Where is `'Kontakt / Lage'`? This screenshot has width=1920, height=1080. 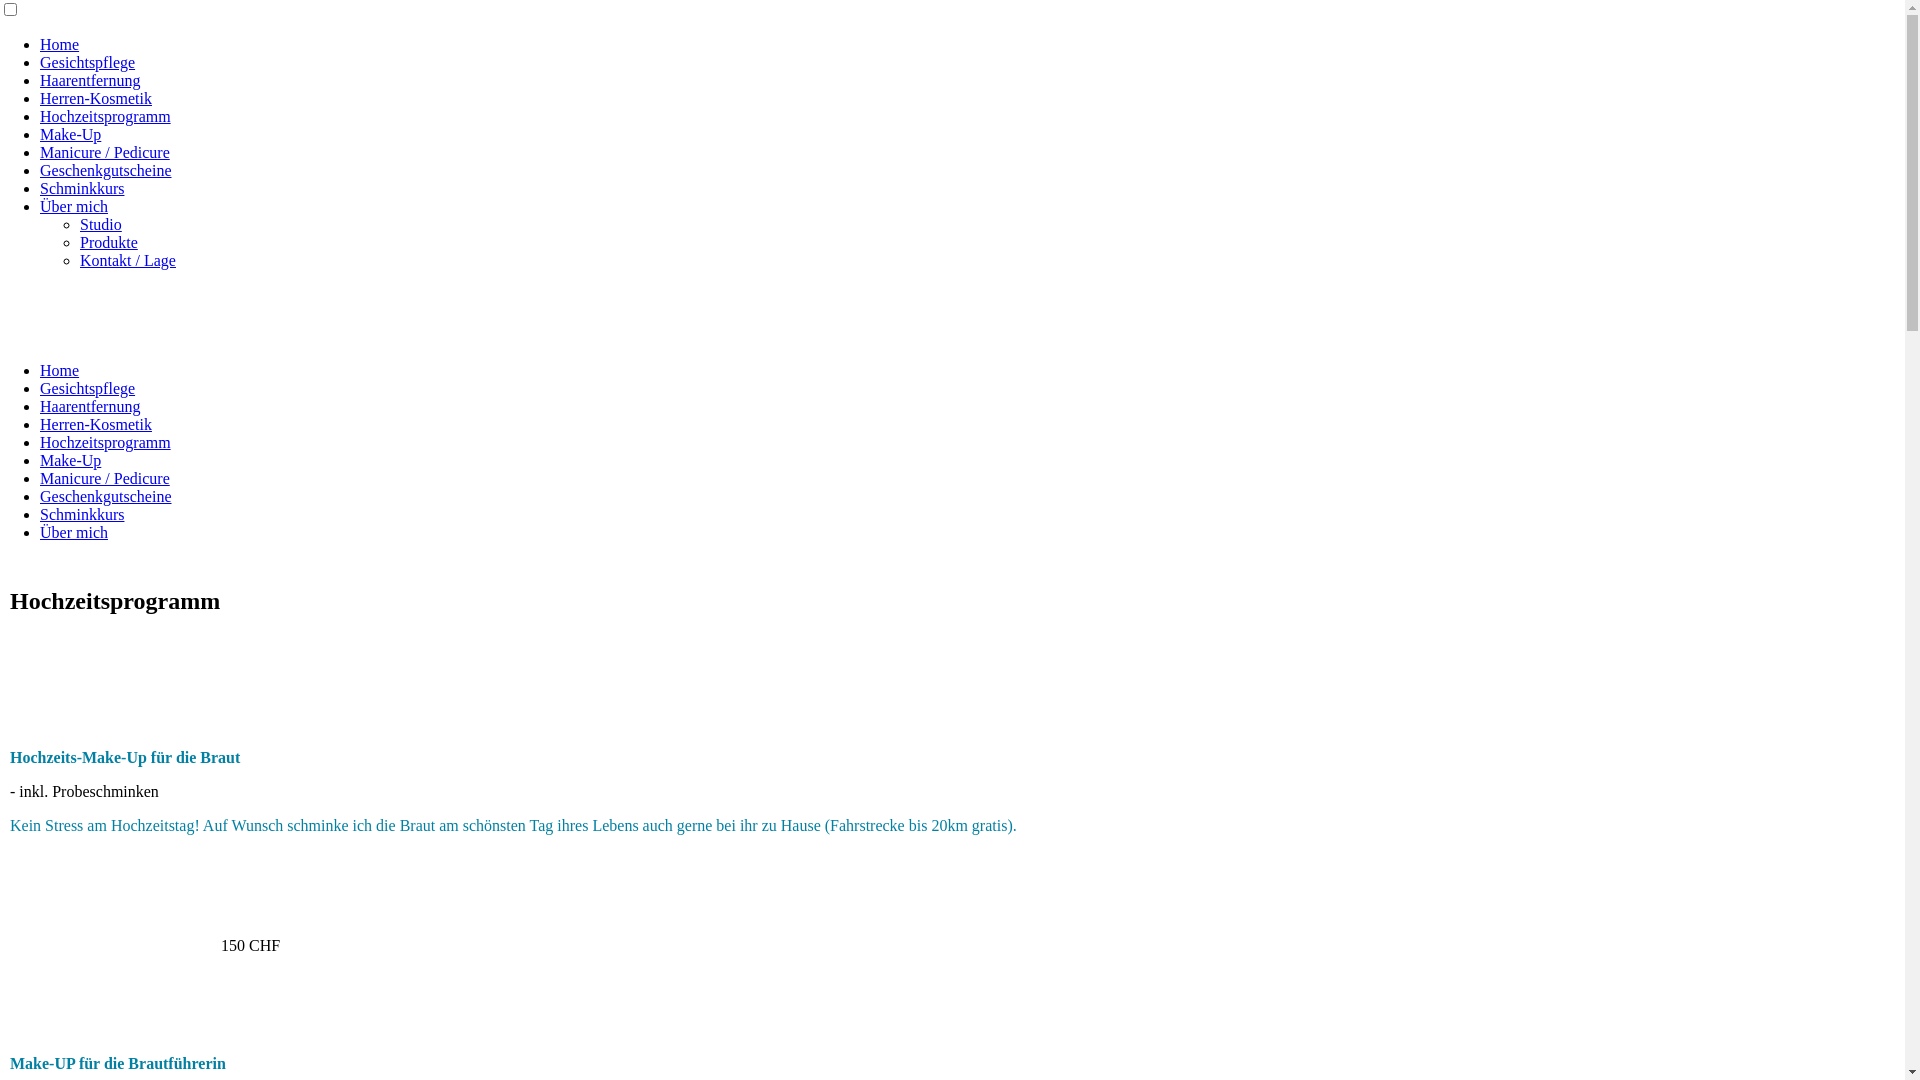 'Kontakt / Lage' is located at coordinates (80, 259).